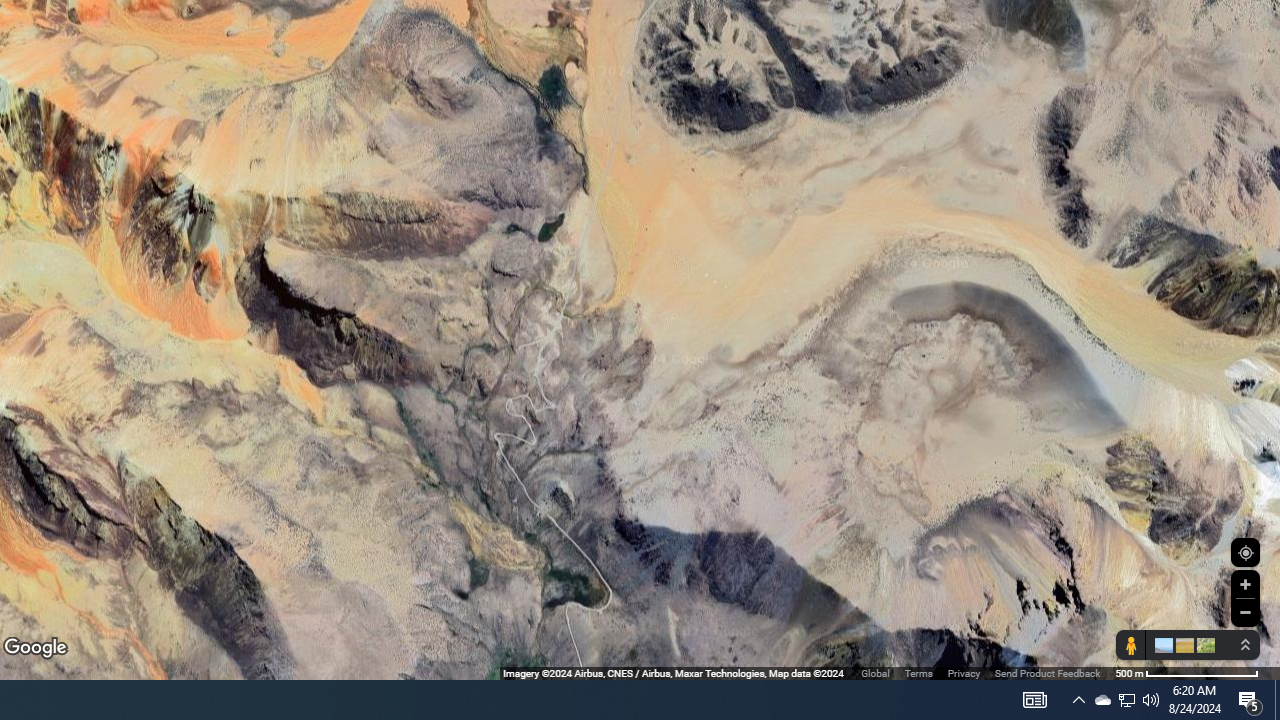 This screenshot has height=720, width=1280. What do you see at coordinates (1244, 611) in the screenshot?
I see `'Zoom out'` at bounding box center [1244, 611].